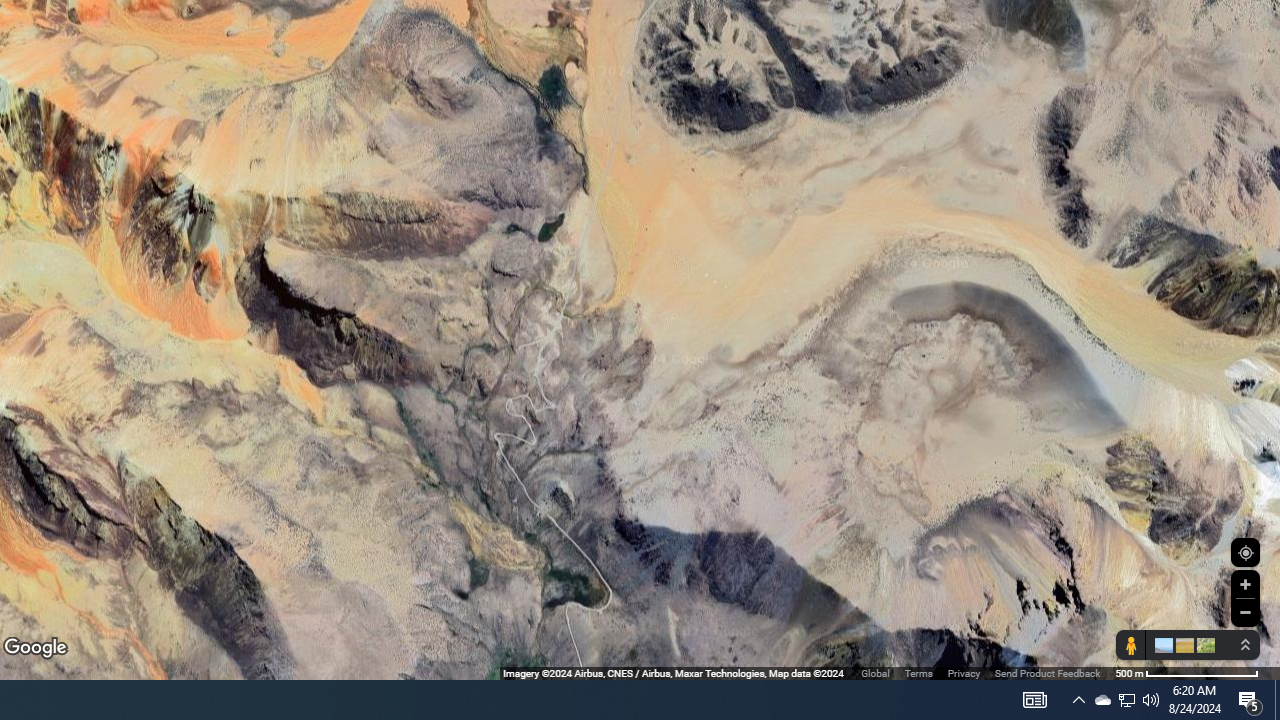 This screenshot has height=720, width=1280. What do you see at coordinates (1244, 611) in the screenshot?
I see `'Zoom out'` at bounding box center [1244, 611].